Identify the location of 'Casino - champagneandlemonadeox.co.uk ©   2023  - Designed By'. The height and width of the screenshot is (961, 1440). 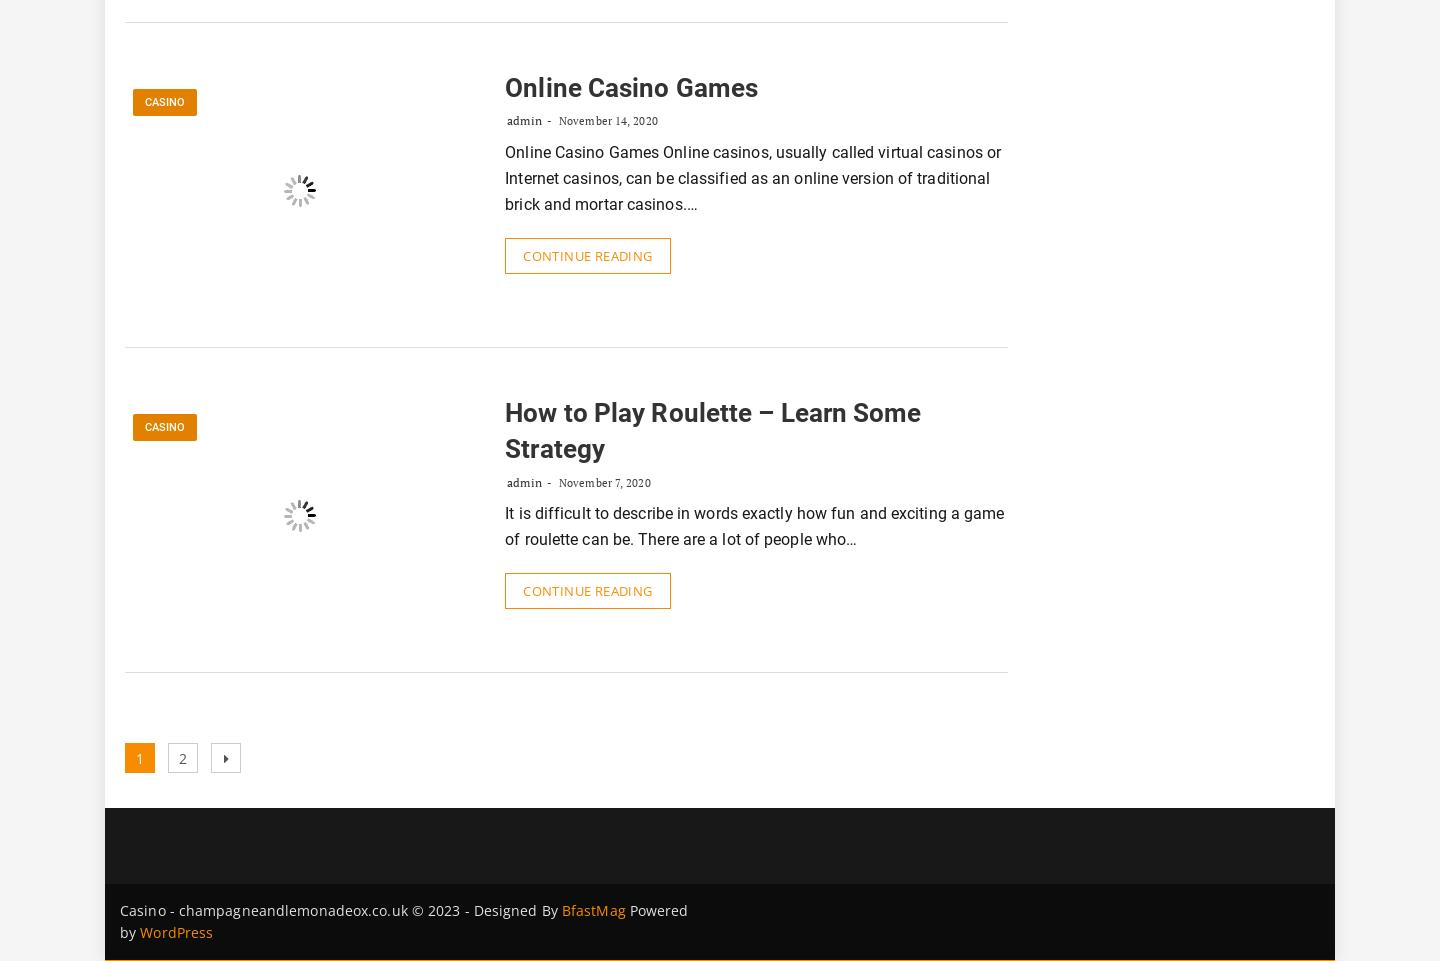
(340, 910).